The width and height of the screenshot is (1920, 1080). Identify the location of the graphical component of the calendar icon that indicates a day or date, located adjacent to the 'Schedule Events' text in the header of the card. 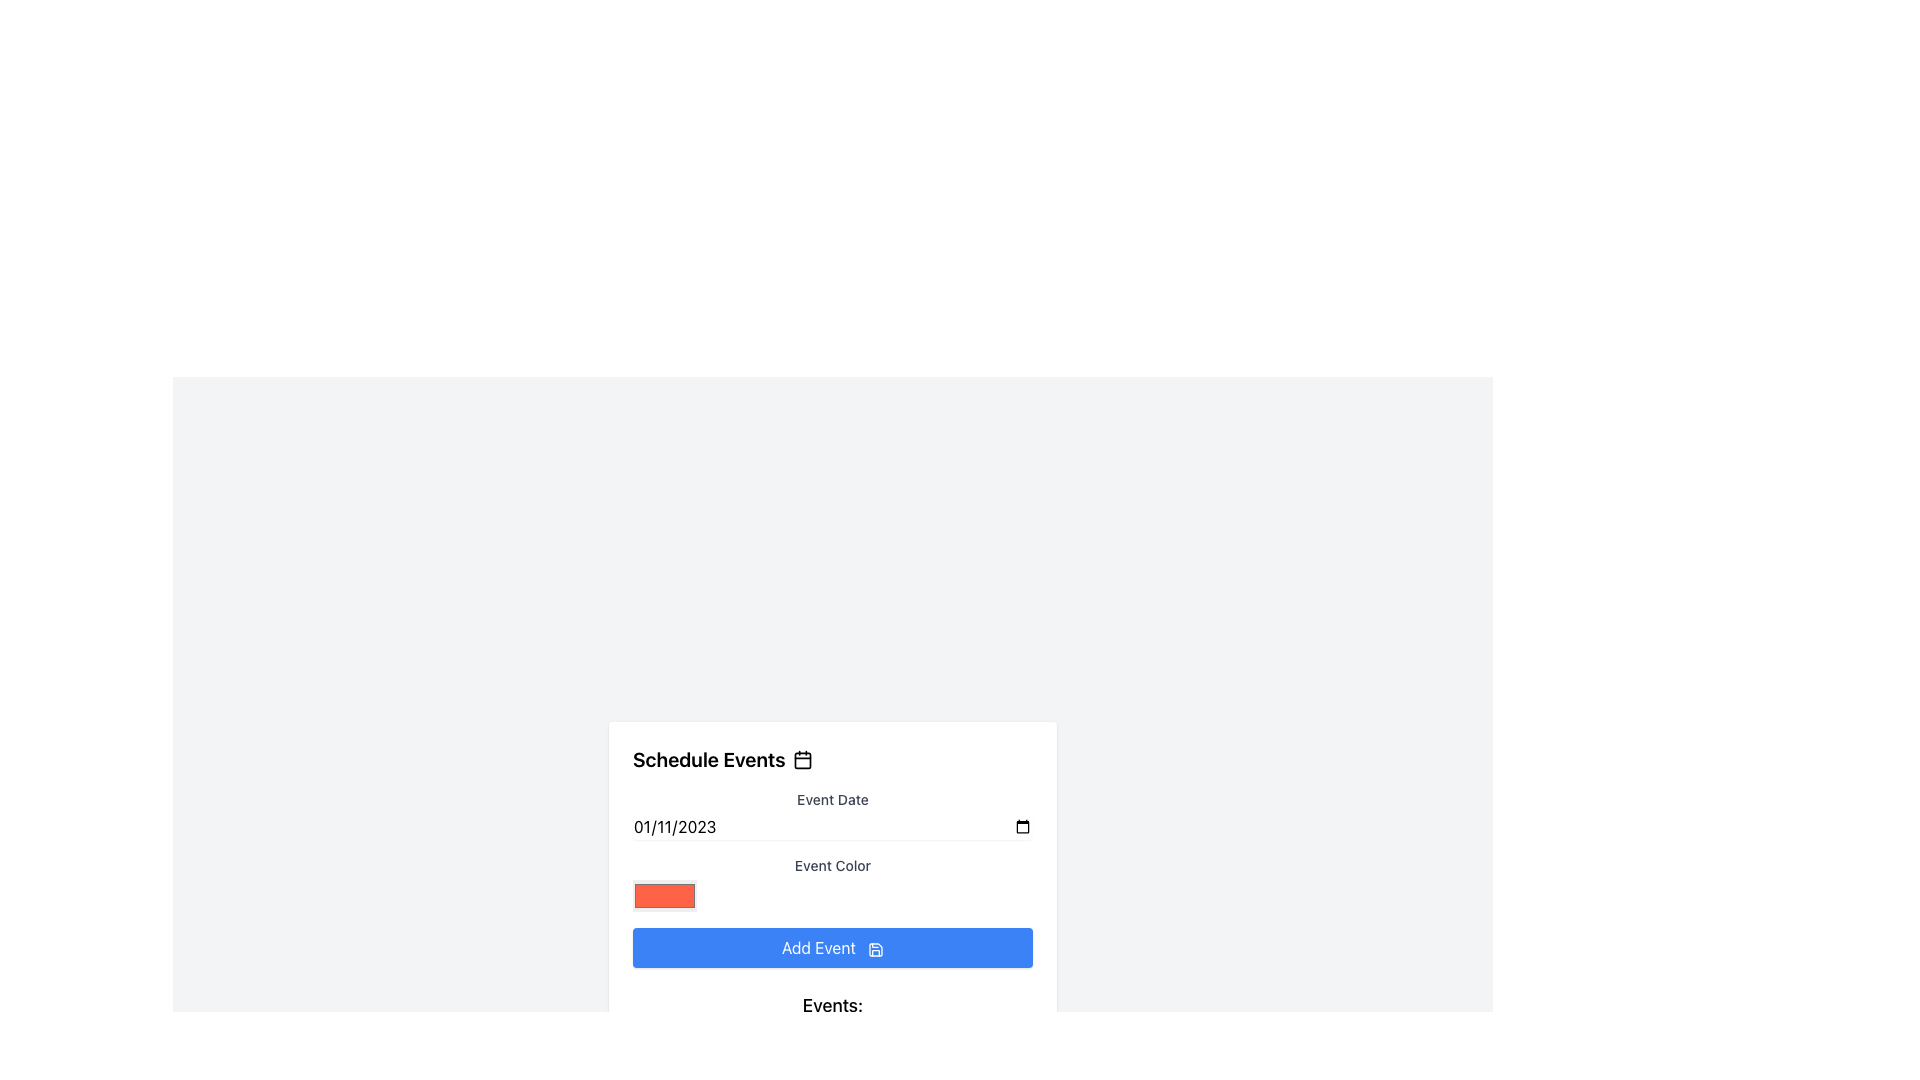
(803, 760).